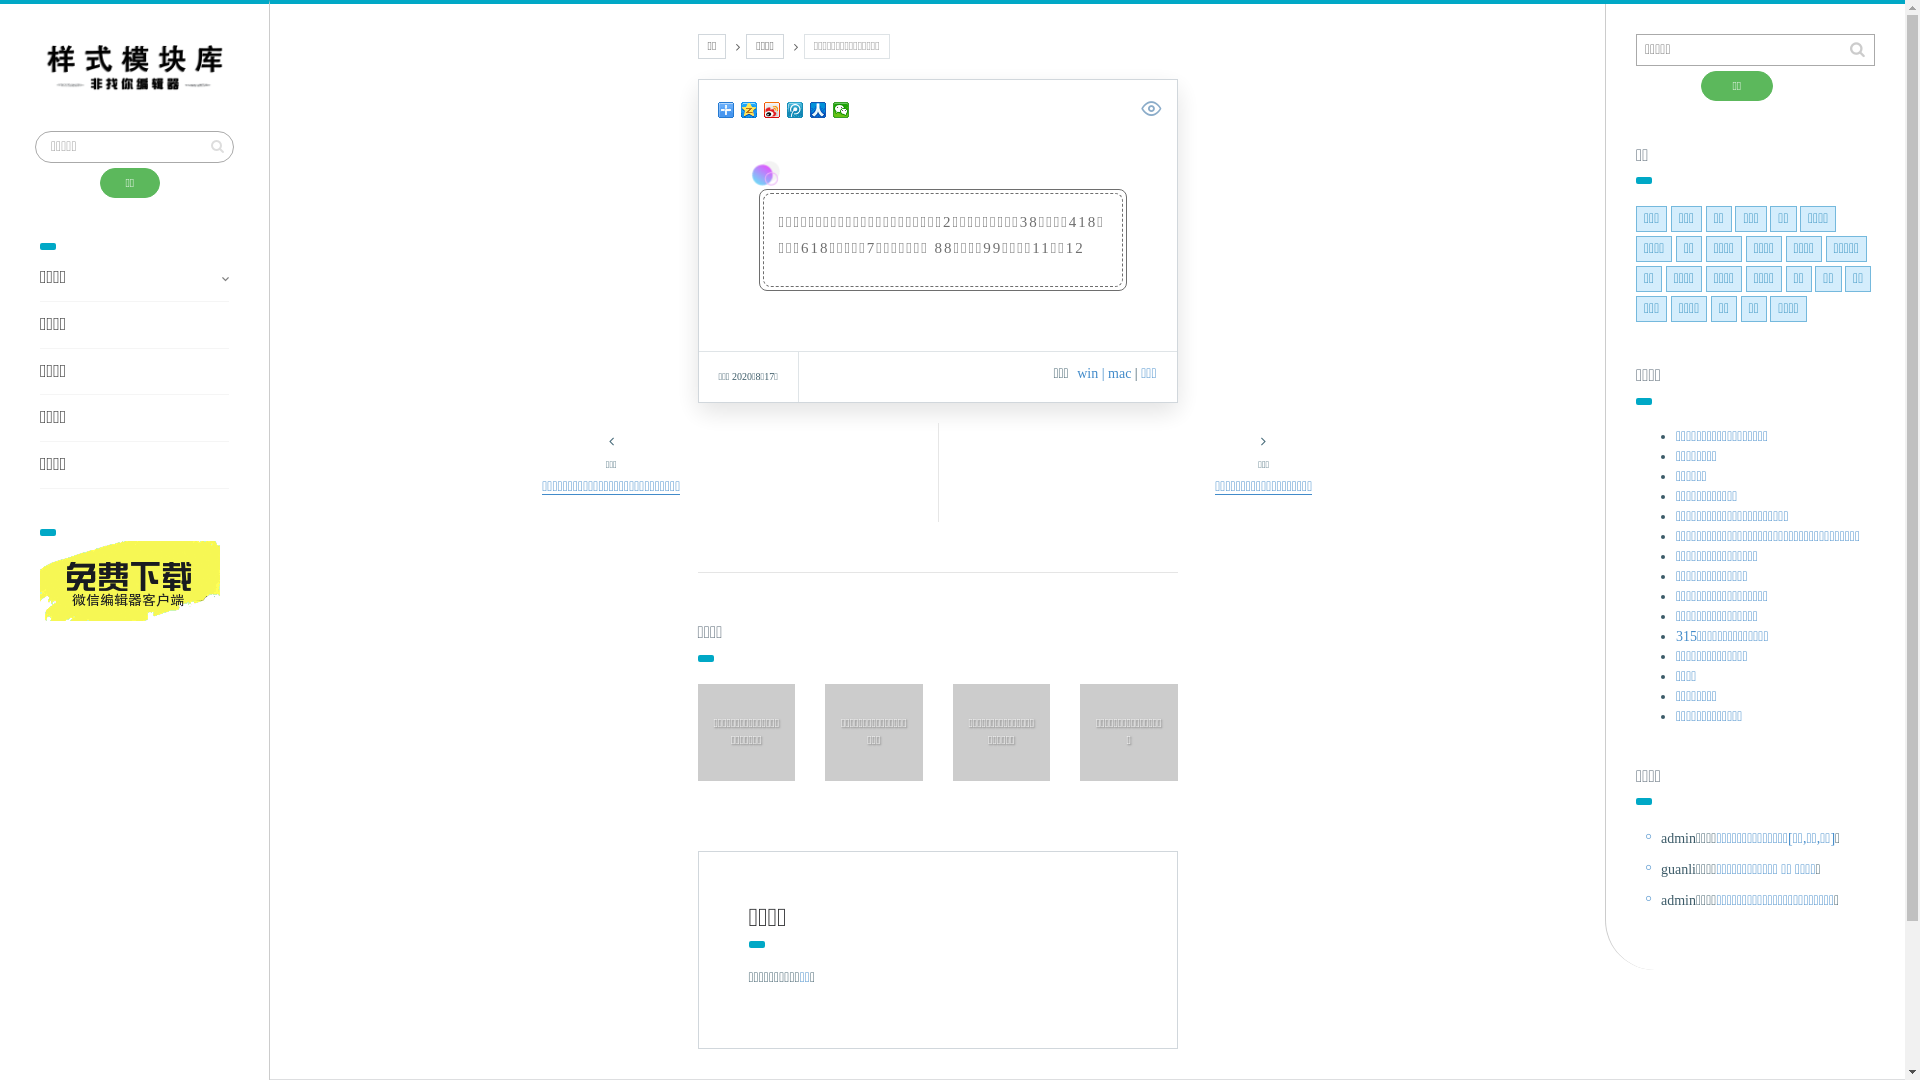  Describe the element at coordinates (1116, 373) in the screenshot. I see `'| mac'` at that location.